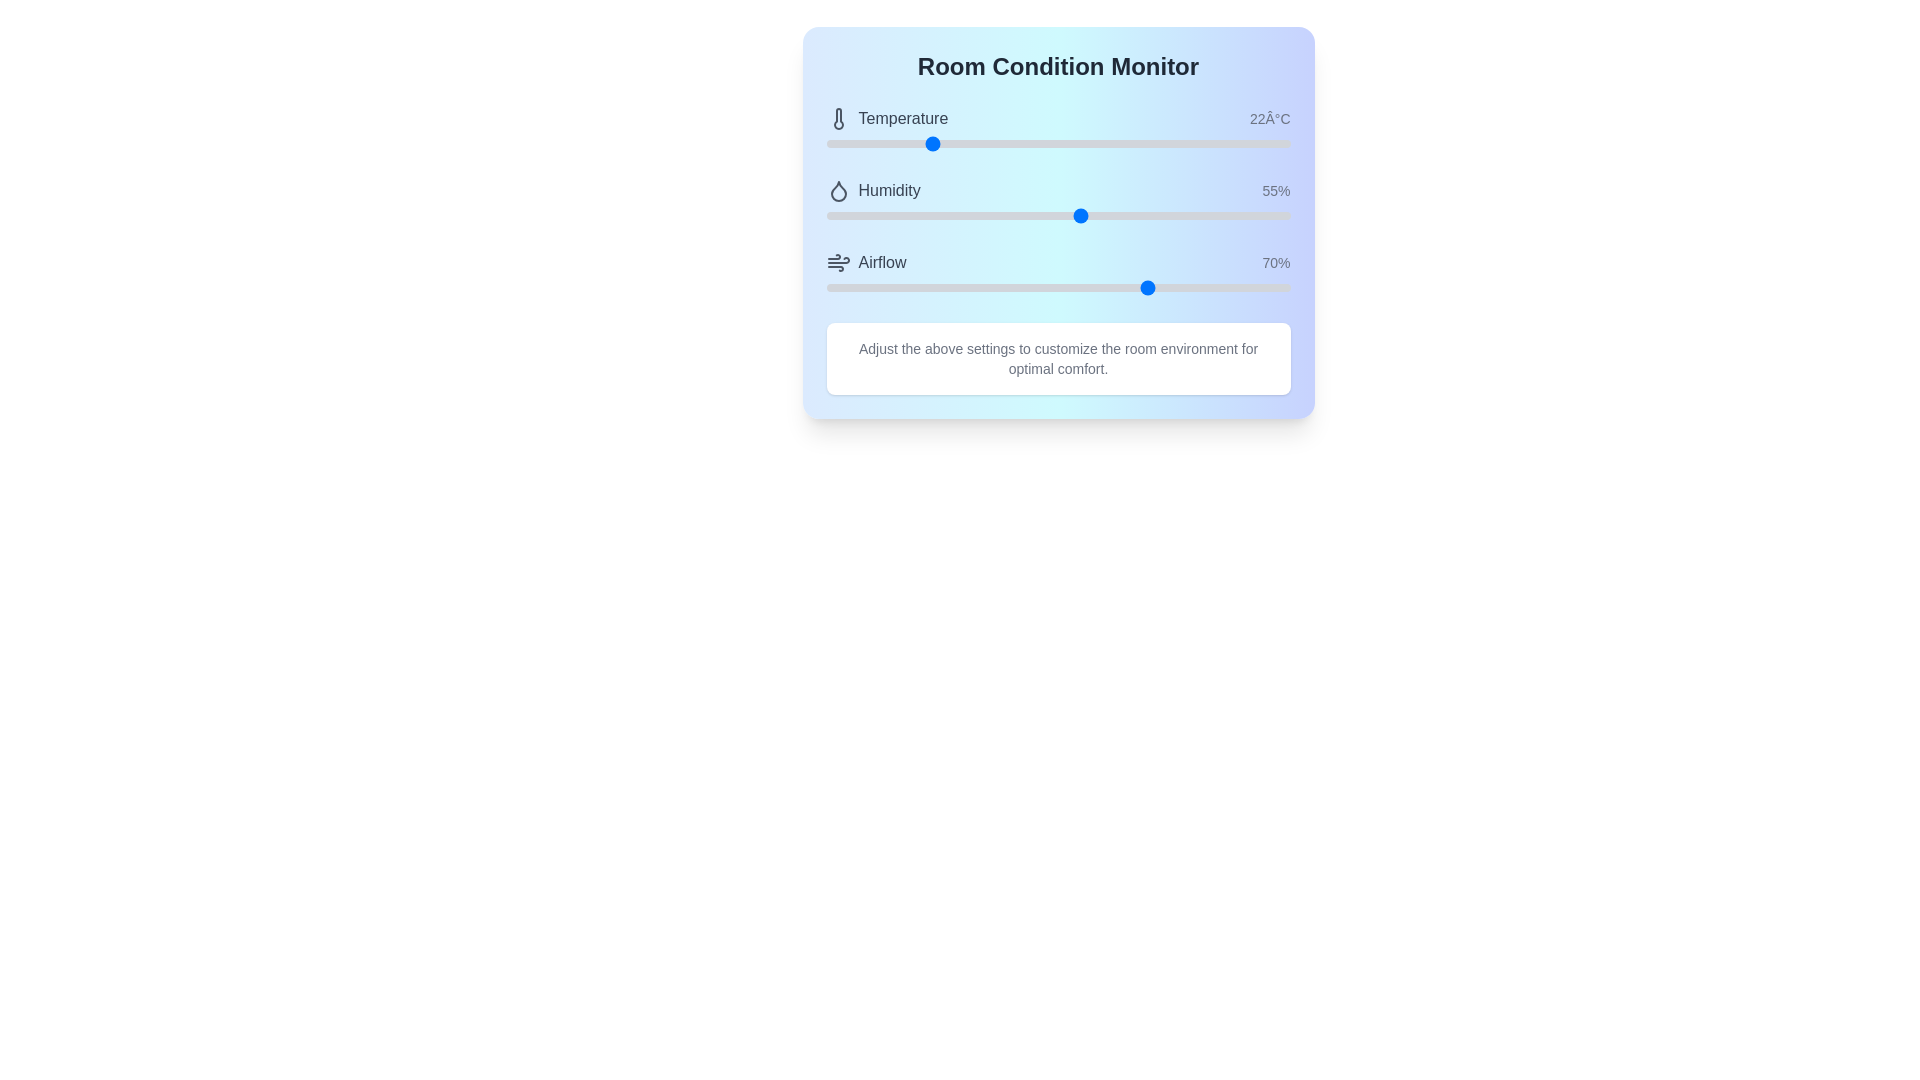 The width and height of the screenshot is (1920, 1080). I want to click on airflow level, so click(936, 288).